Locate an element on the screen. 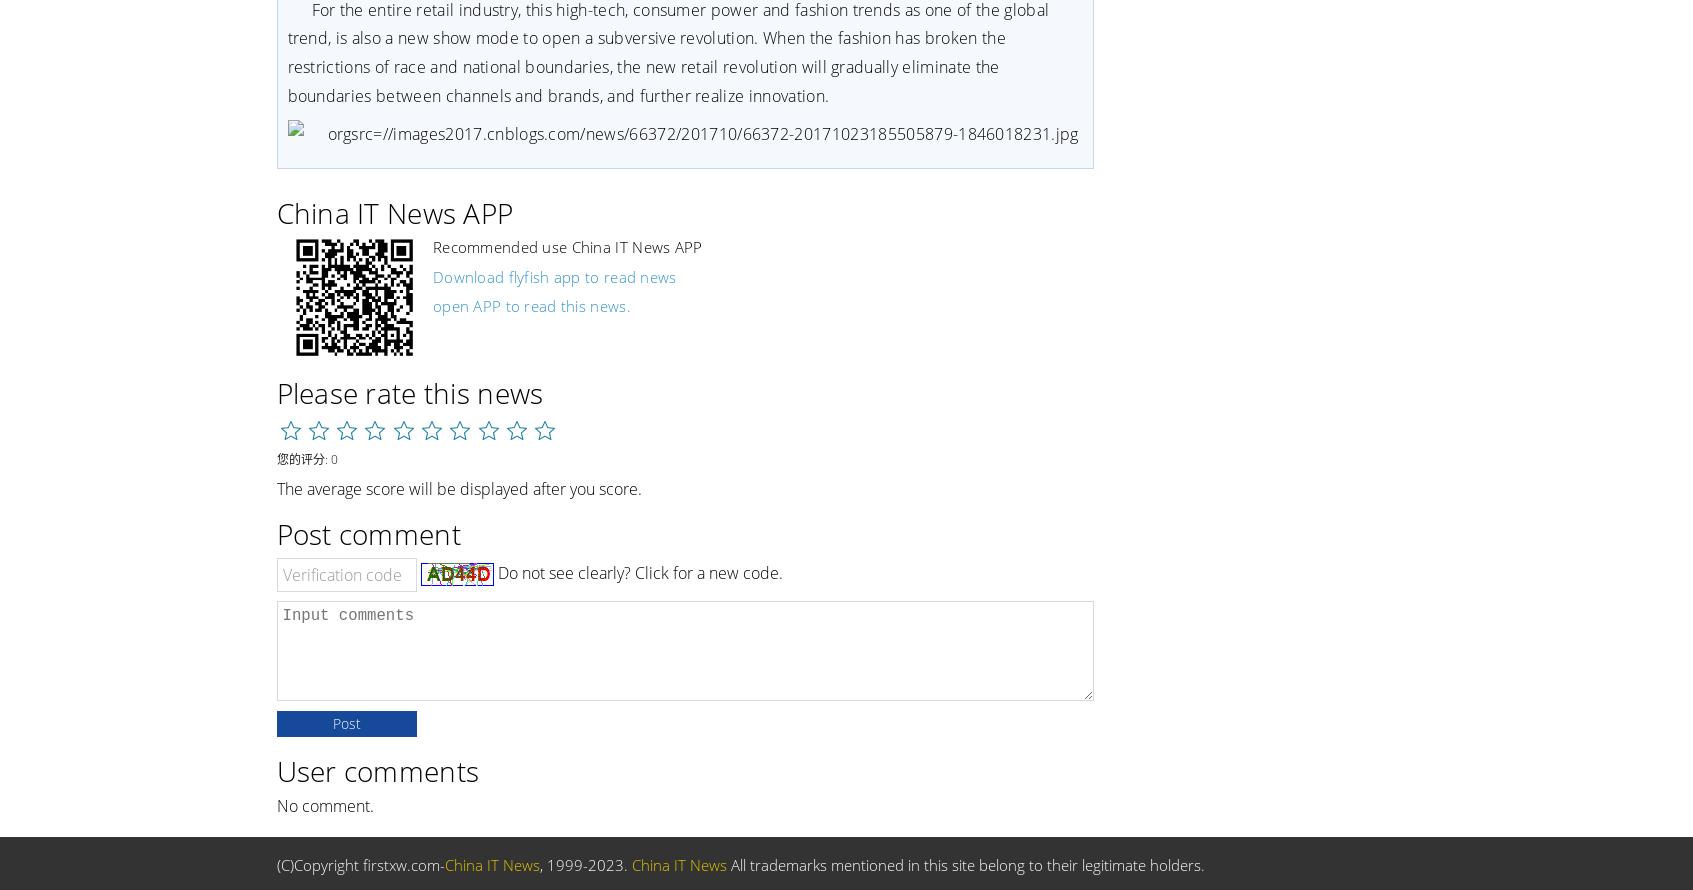 Image resolution: width=1693 pixels, height=890 pixels. '您的评分: 0' is located at coordinates (305, 458).